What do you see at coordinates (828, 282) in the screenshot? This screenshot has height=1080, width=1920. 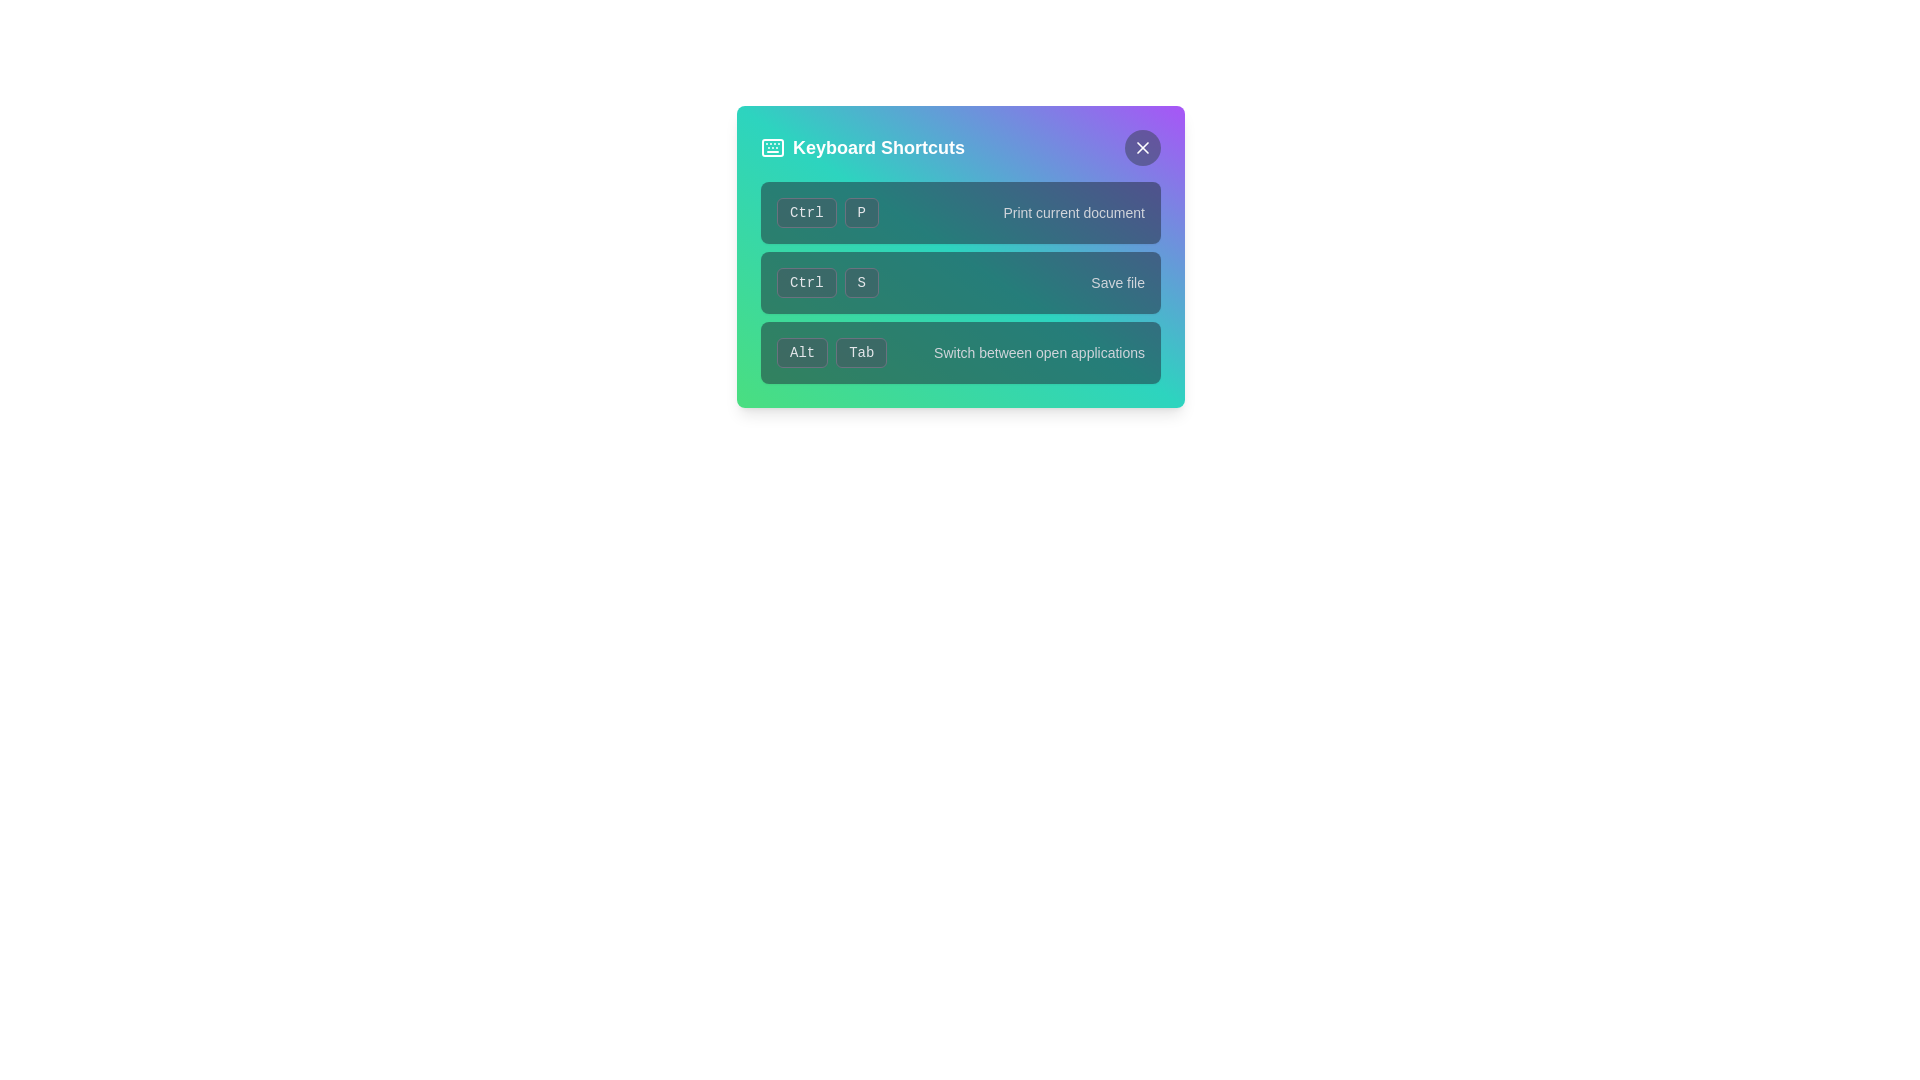 I see `the 'CtrlS' keyboard shortcut label, which is styled with distinct boxes and located in the second row of keyboard shortcuts, specifically for the 'Save file' action` at bounding box center [828, 282].